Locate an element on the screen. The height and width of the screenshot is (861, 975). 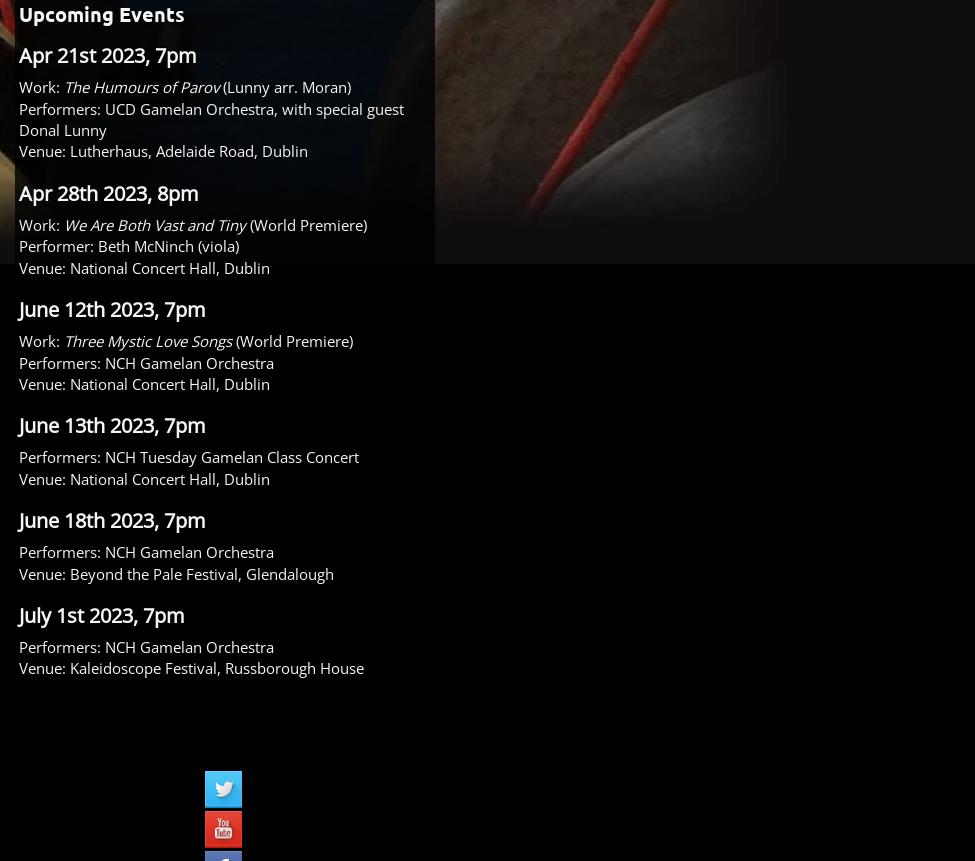
'Performers: NCH Tuesday Gamelan Class Concert' is located at coordinates (19, 456).